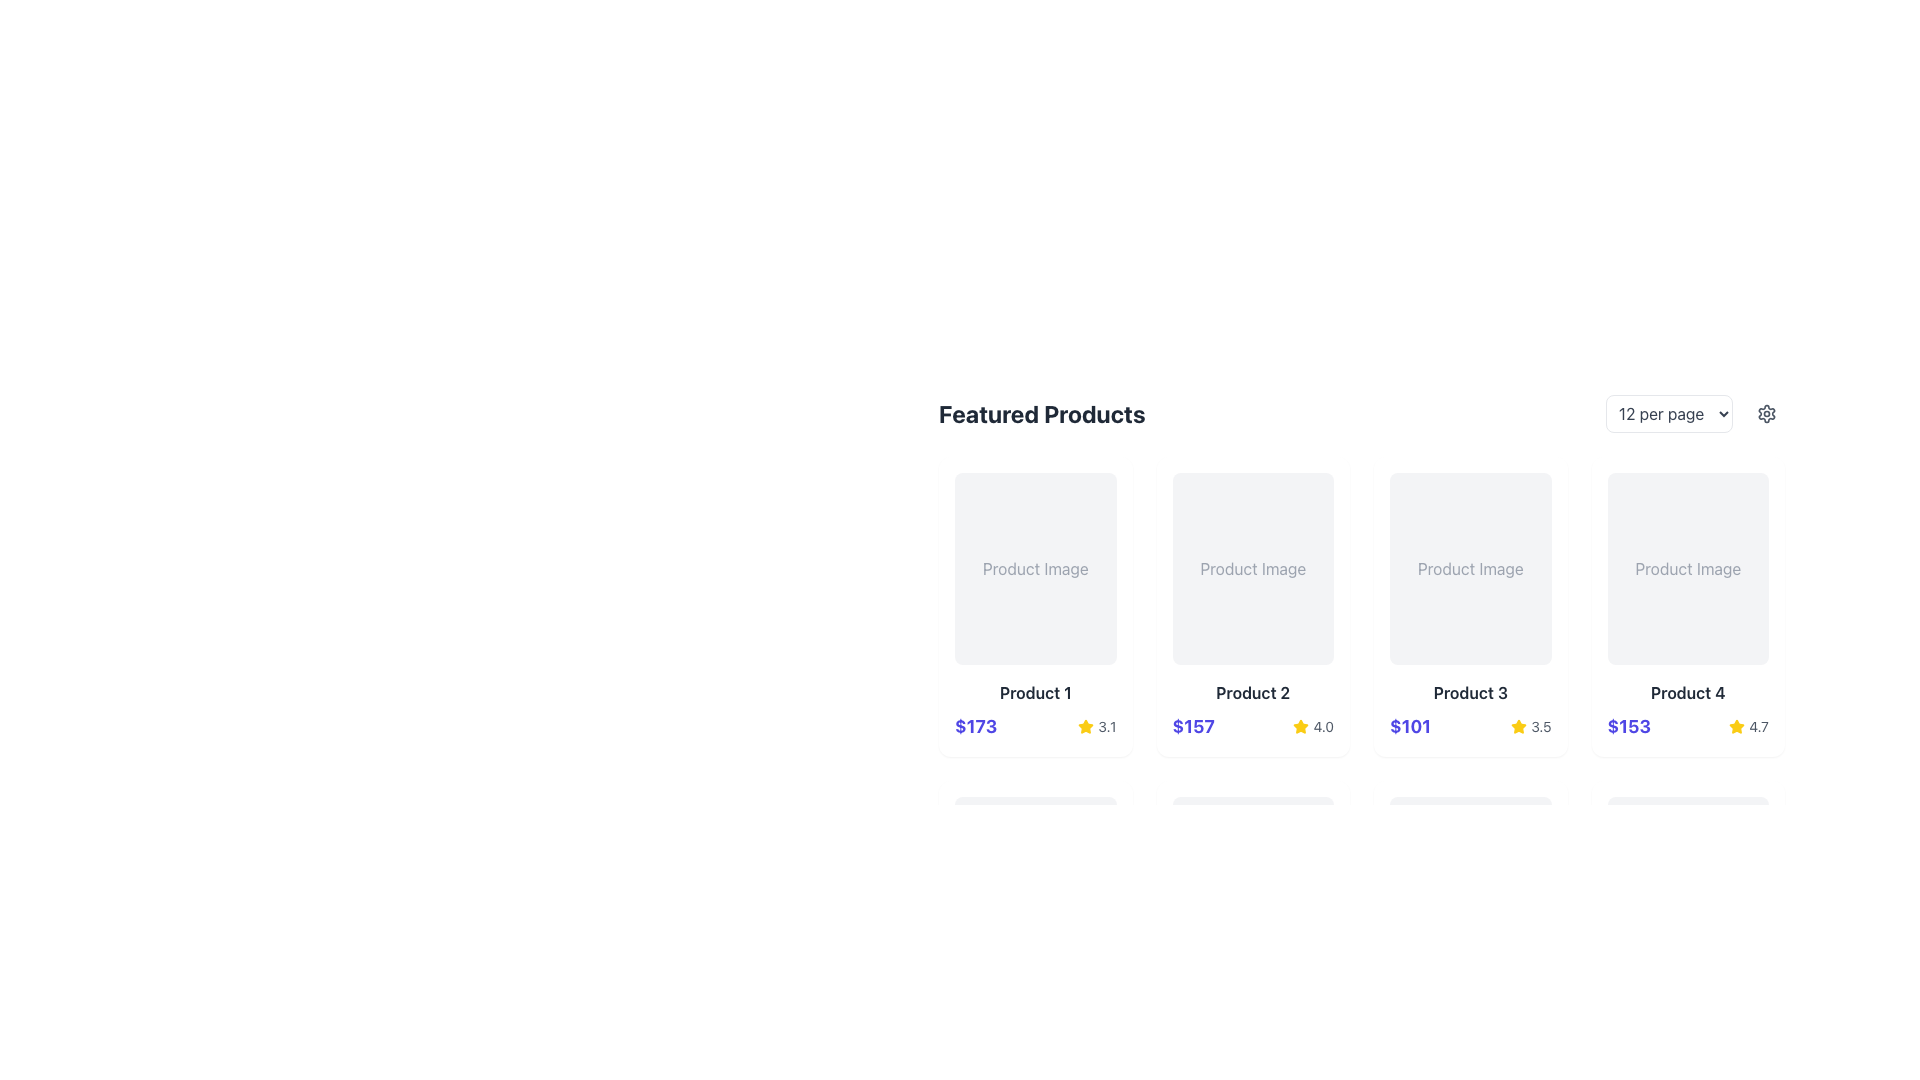 This screenshot has width=1920, height=1080. Describe the element at coordinates (1530, 726) in the screenshot. I see `the non-interactive rating display for 'Product 3', which shows a score of 3.5 and is located next to the star graphic on the right side of the price '$101'` at that location.